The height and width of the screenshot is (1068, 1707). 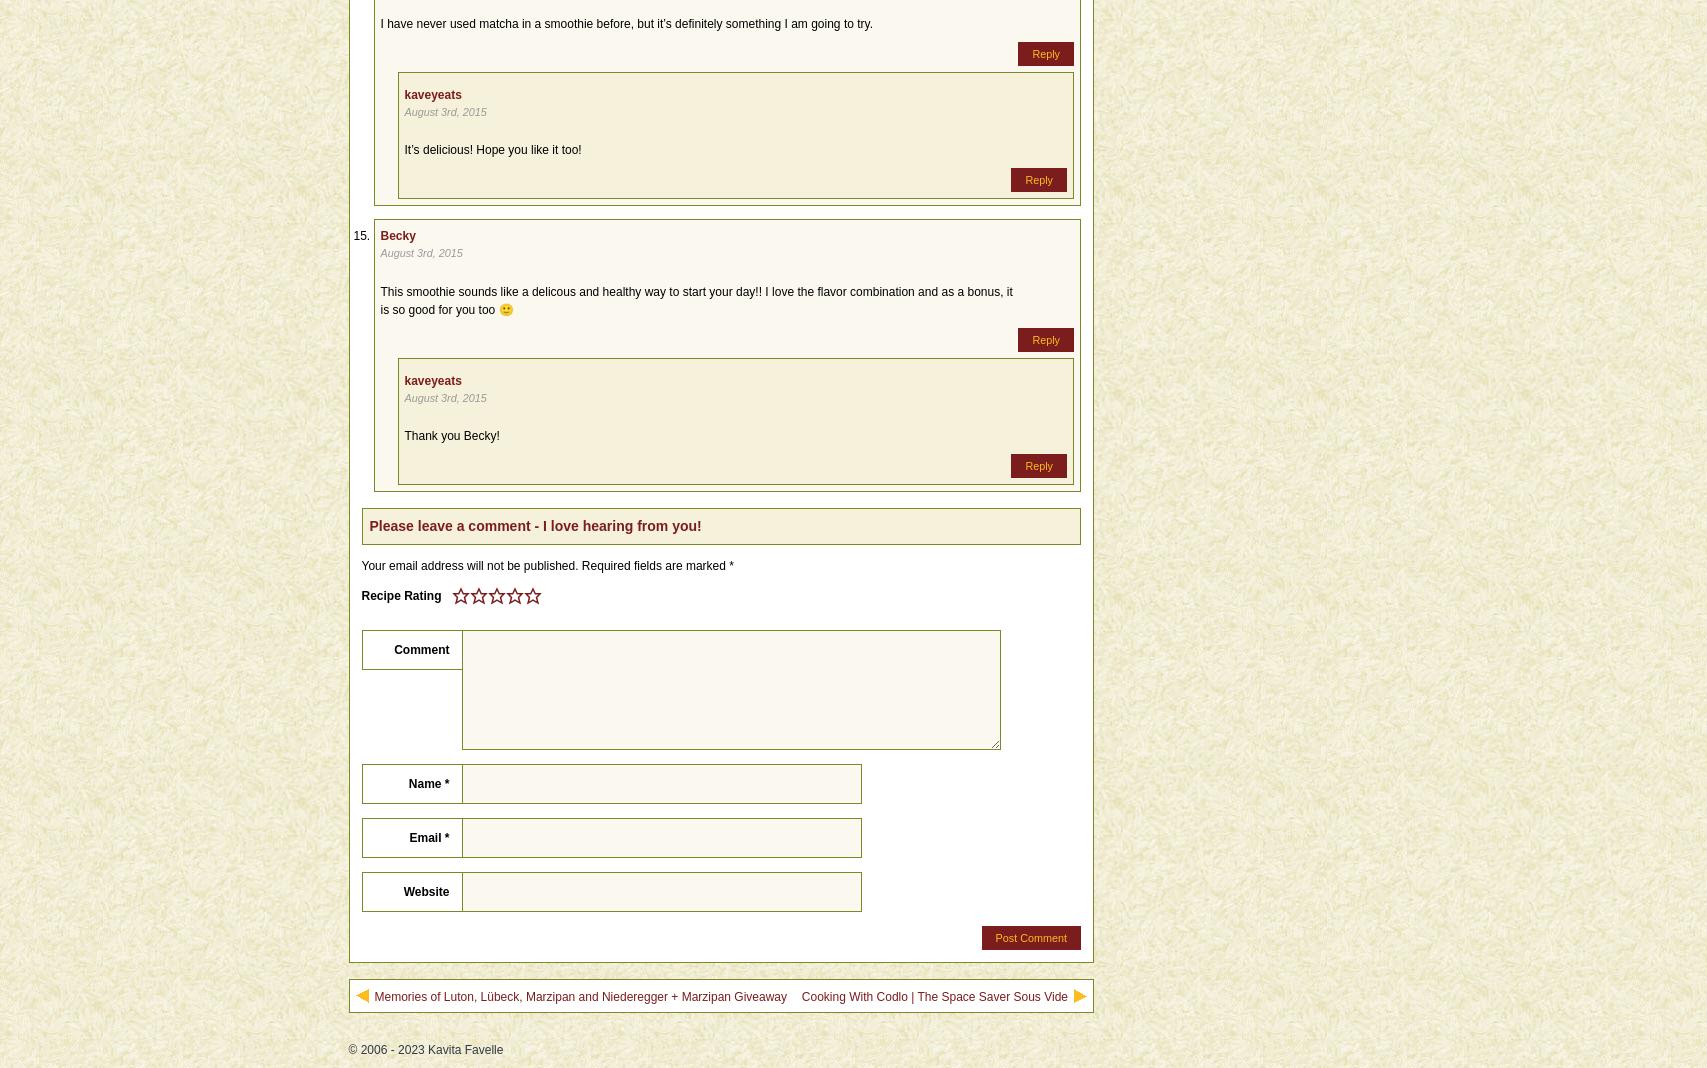 What do you see at coordinates (933, 996) in the screenshot?
I see `'Cooking With Codlo | The Space Saver Sous Vide'` at bounding box center [933, 996].